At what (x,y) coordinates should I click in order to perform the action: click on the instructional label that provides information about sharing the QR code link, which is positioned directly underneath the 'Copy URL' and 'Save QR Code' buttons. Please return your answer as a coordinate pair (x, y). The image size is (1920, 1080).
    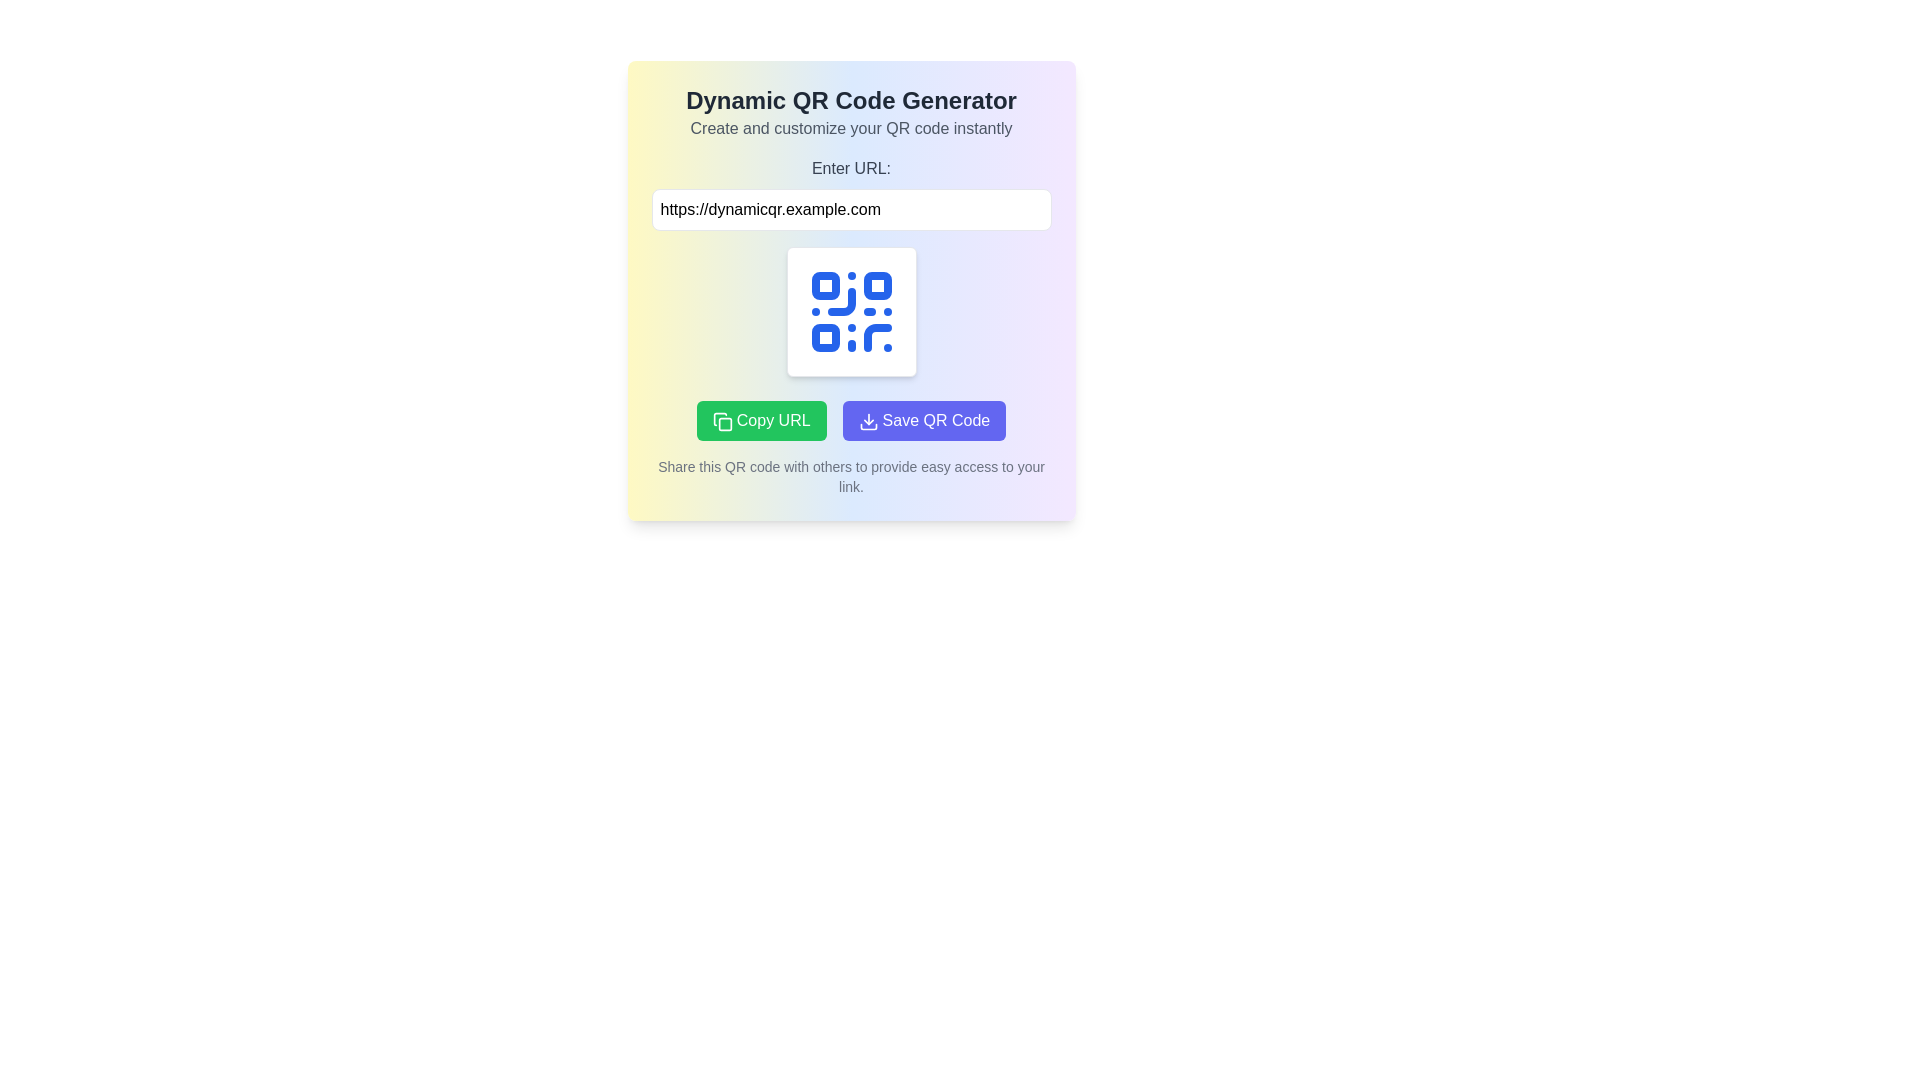
    Looking at the image, I should click on (851, 477).